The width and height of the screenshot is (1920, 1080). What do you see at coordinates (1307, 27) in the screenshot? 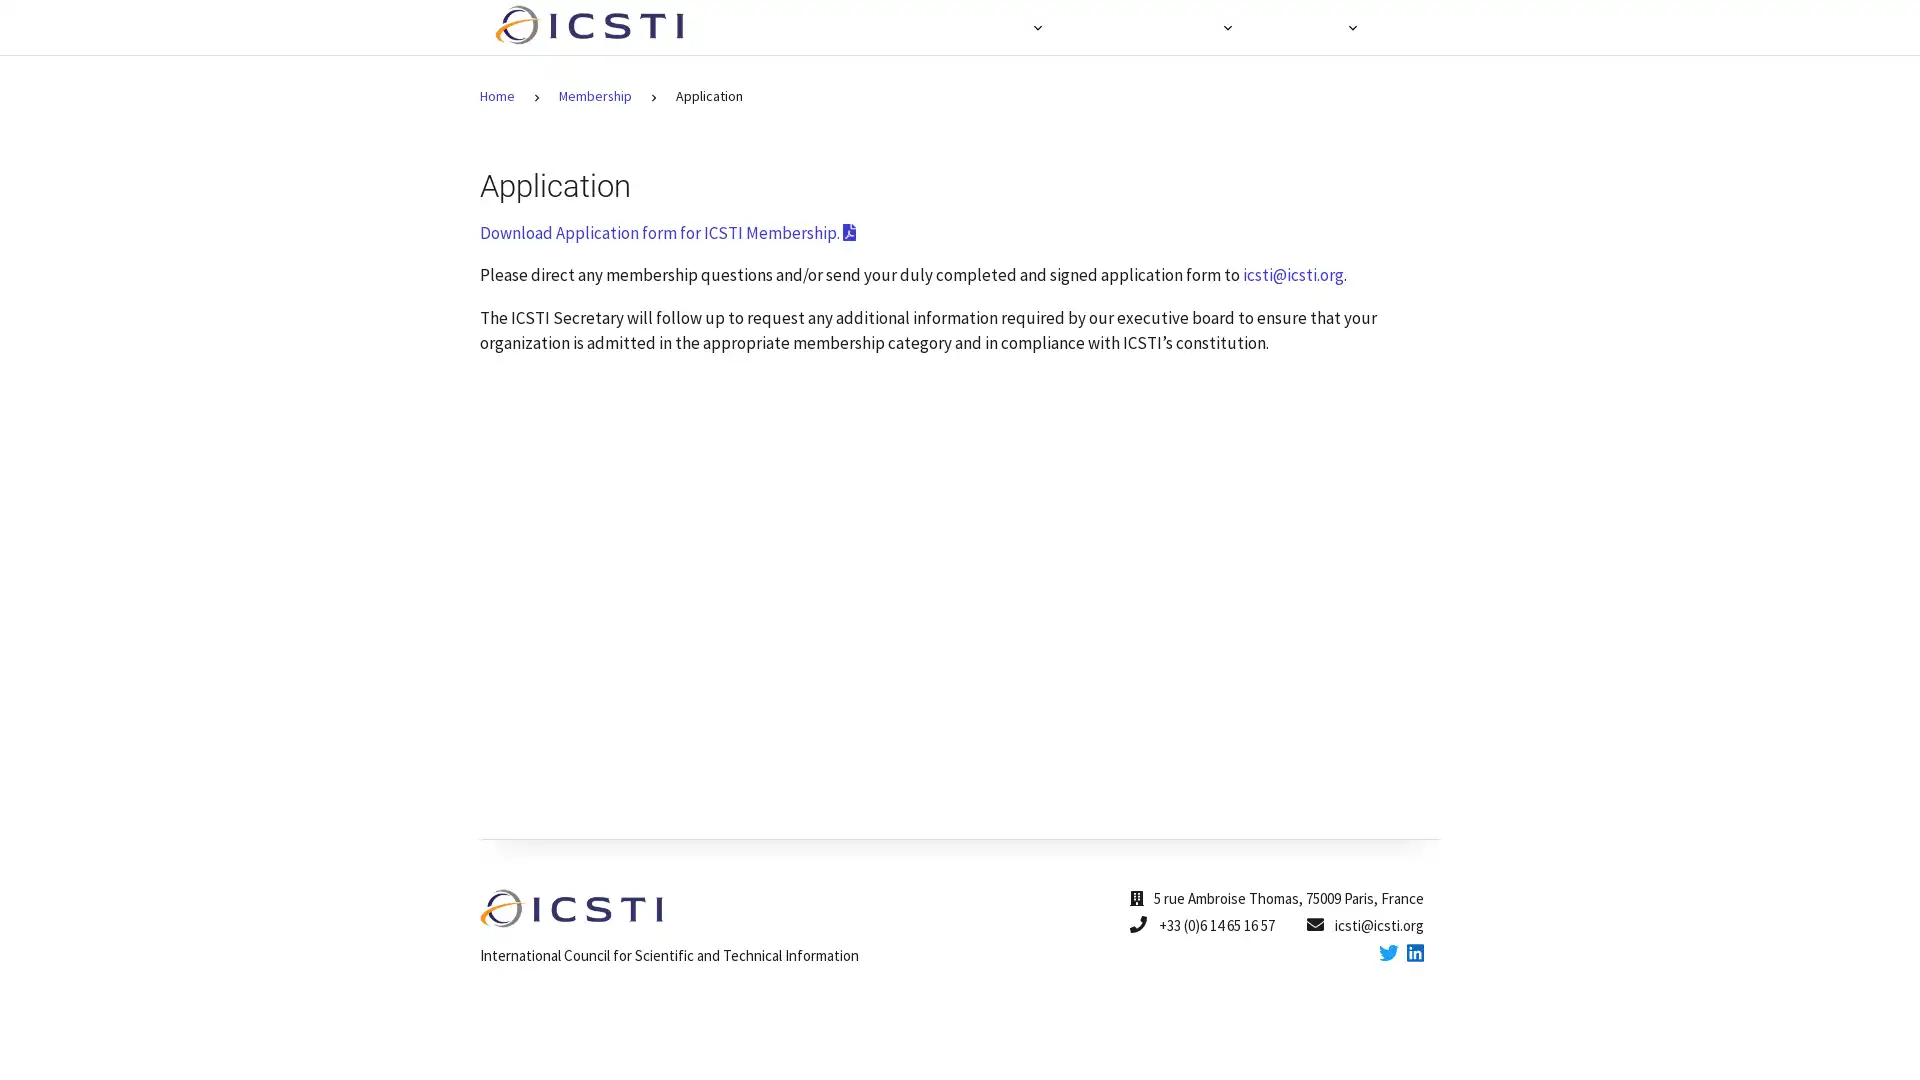
I see `Membership` at bounding box center [1307, 27].